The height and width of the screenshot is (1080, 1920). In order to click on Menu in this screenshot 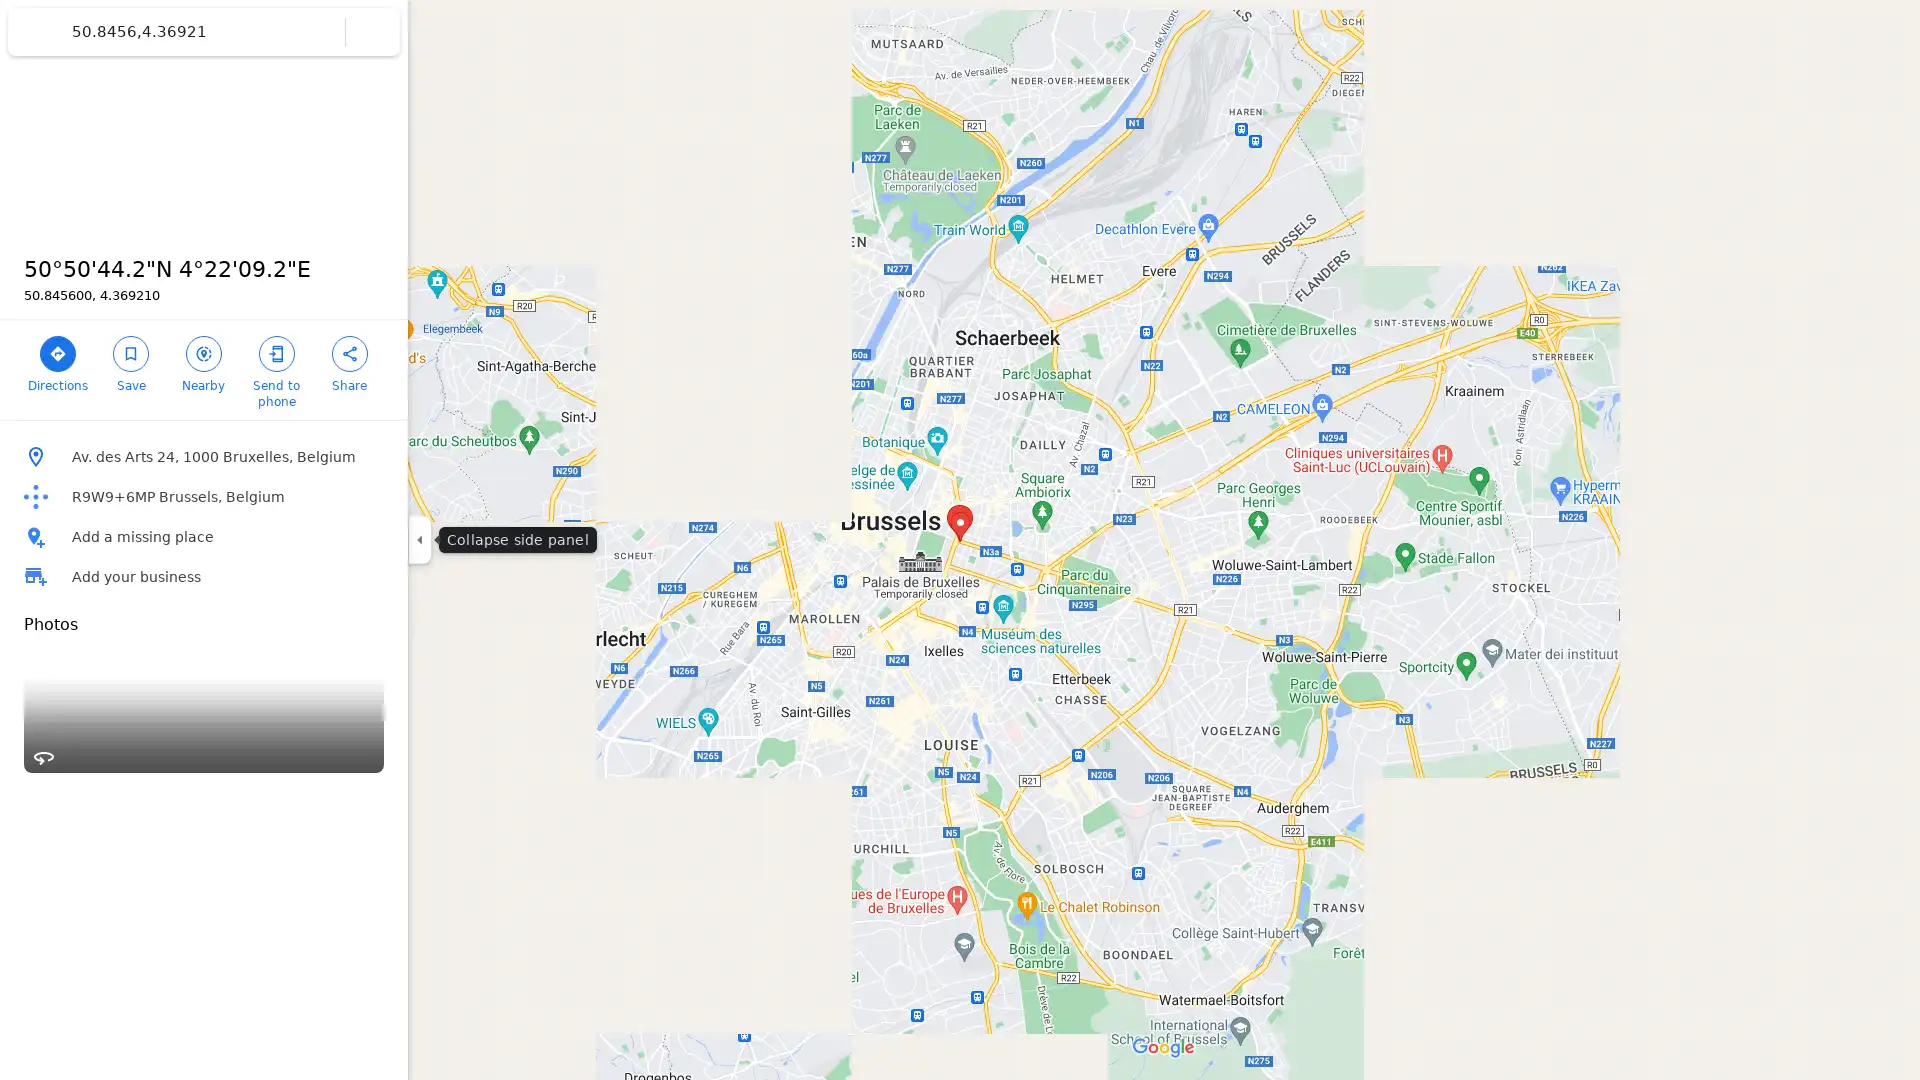, I will do `click(35, 34)`.